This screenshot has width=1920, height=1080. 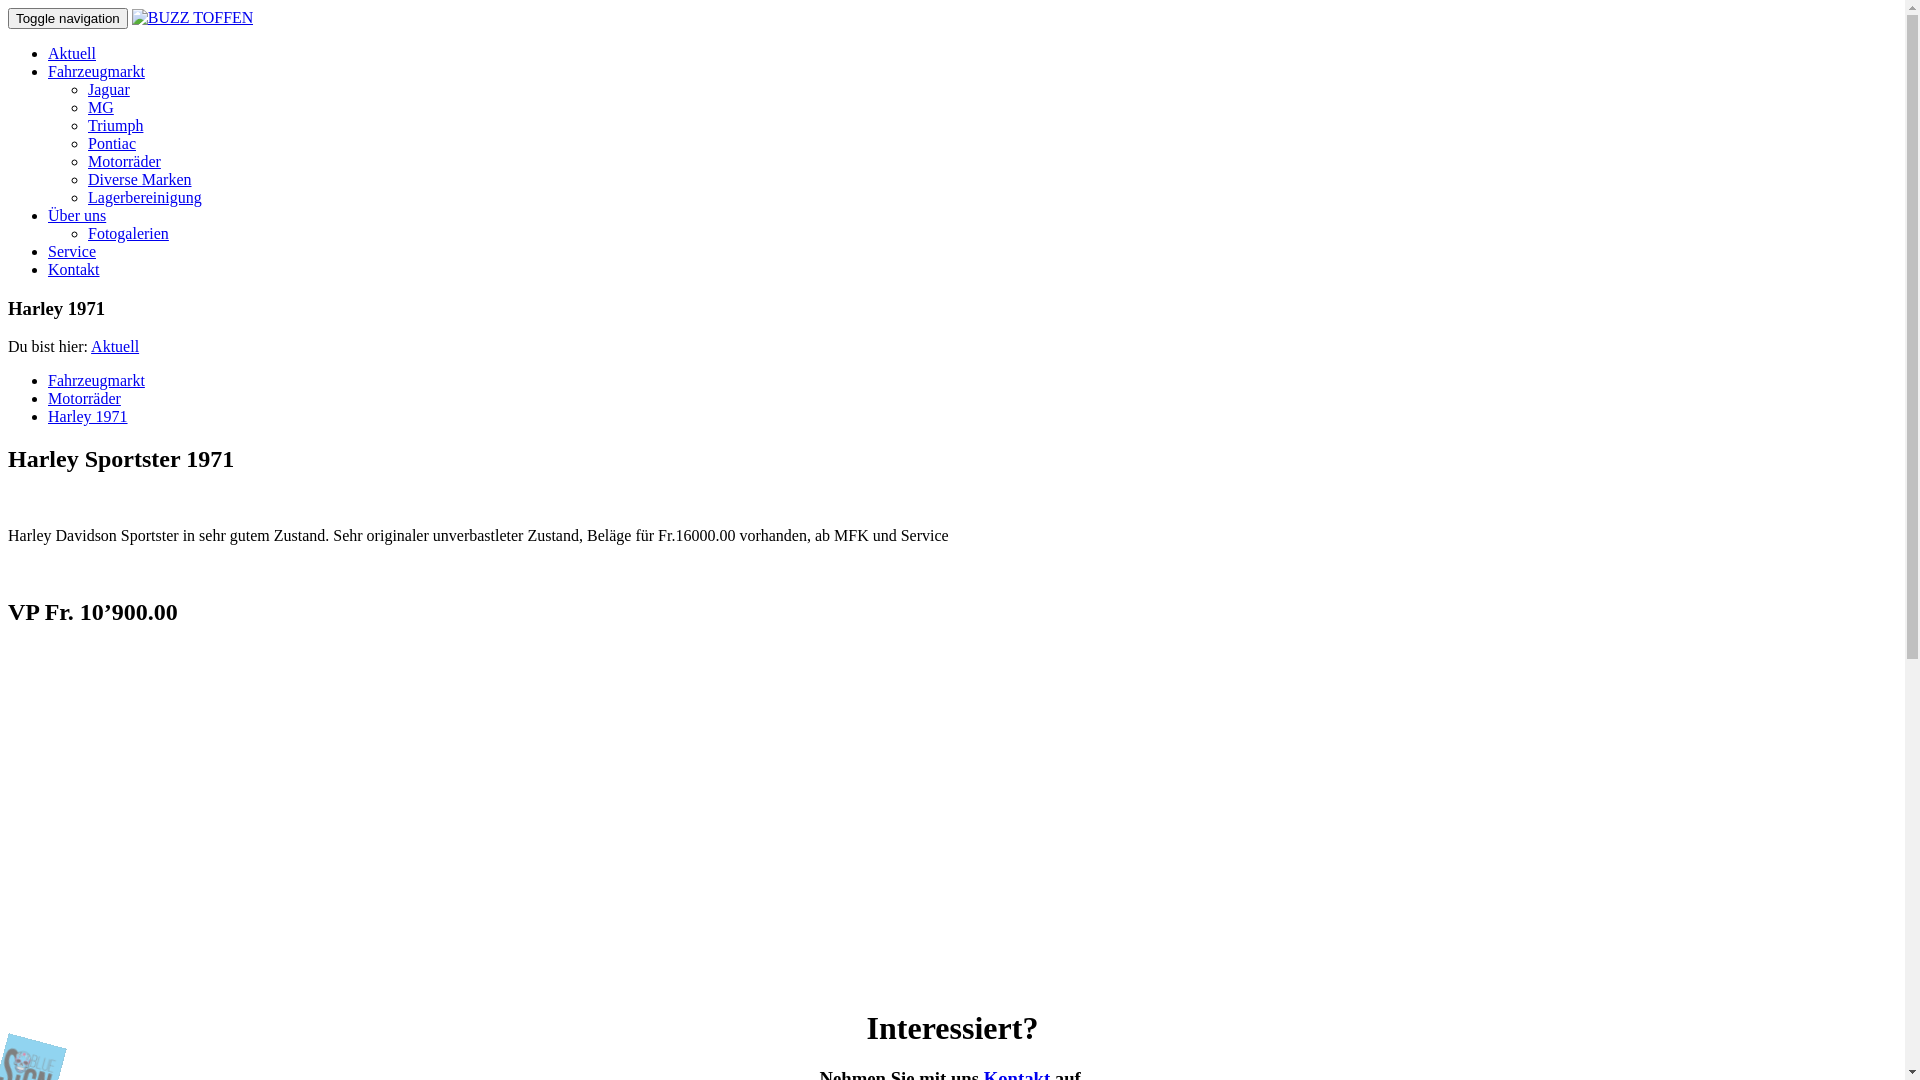 What do you see at coordinates (48, 70) in the screenshot?
I see `'Fahrzeugmarkt'` at bounding box center [48, 70].